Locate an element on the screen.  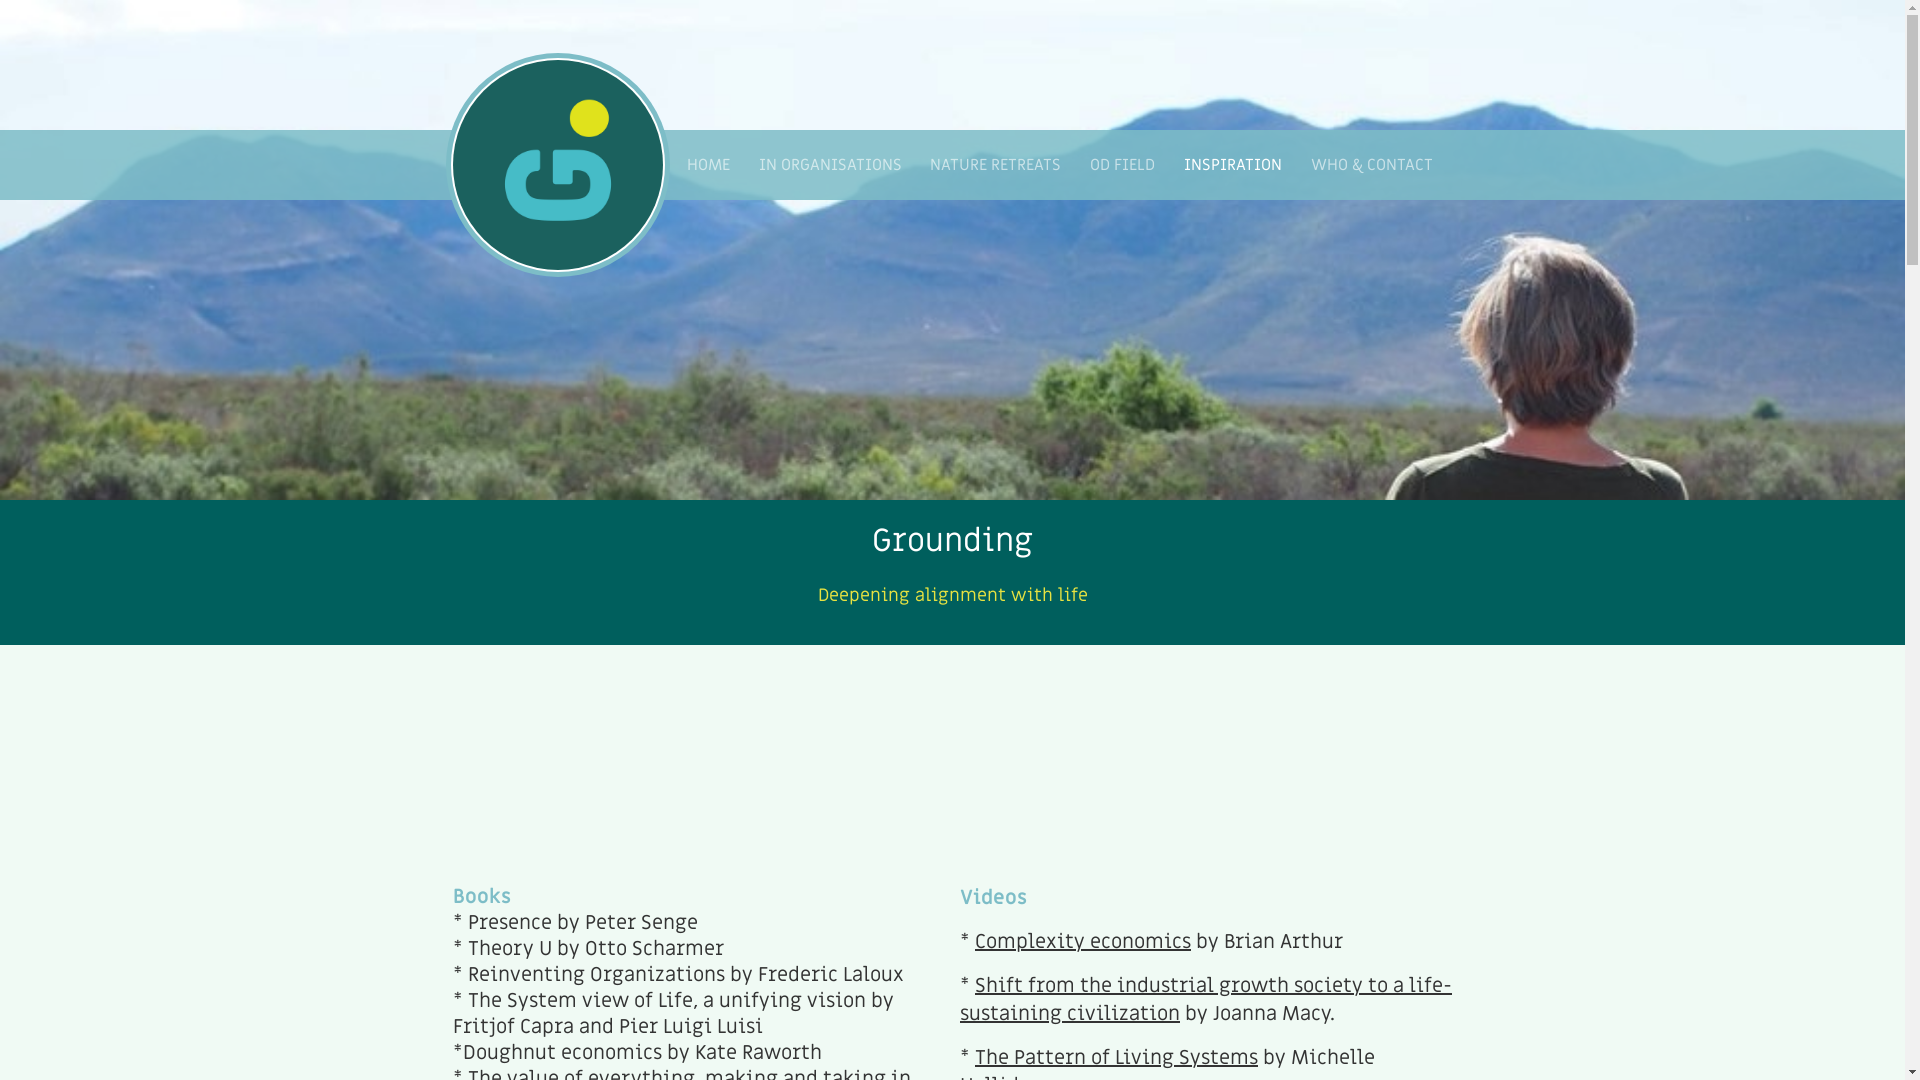
'INSPIRATION' is located at coordinates (1232, 164).